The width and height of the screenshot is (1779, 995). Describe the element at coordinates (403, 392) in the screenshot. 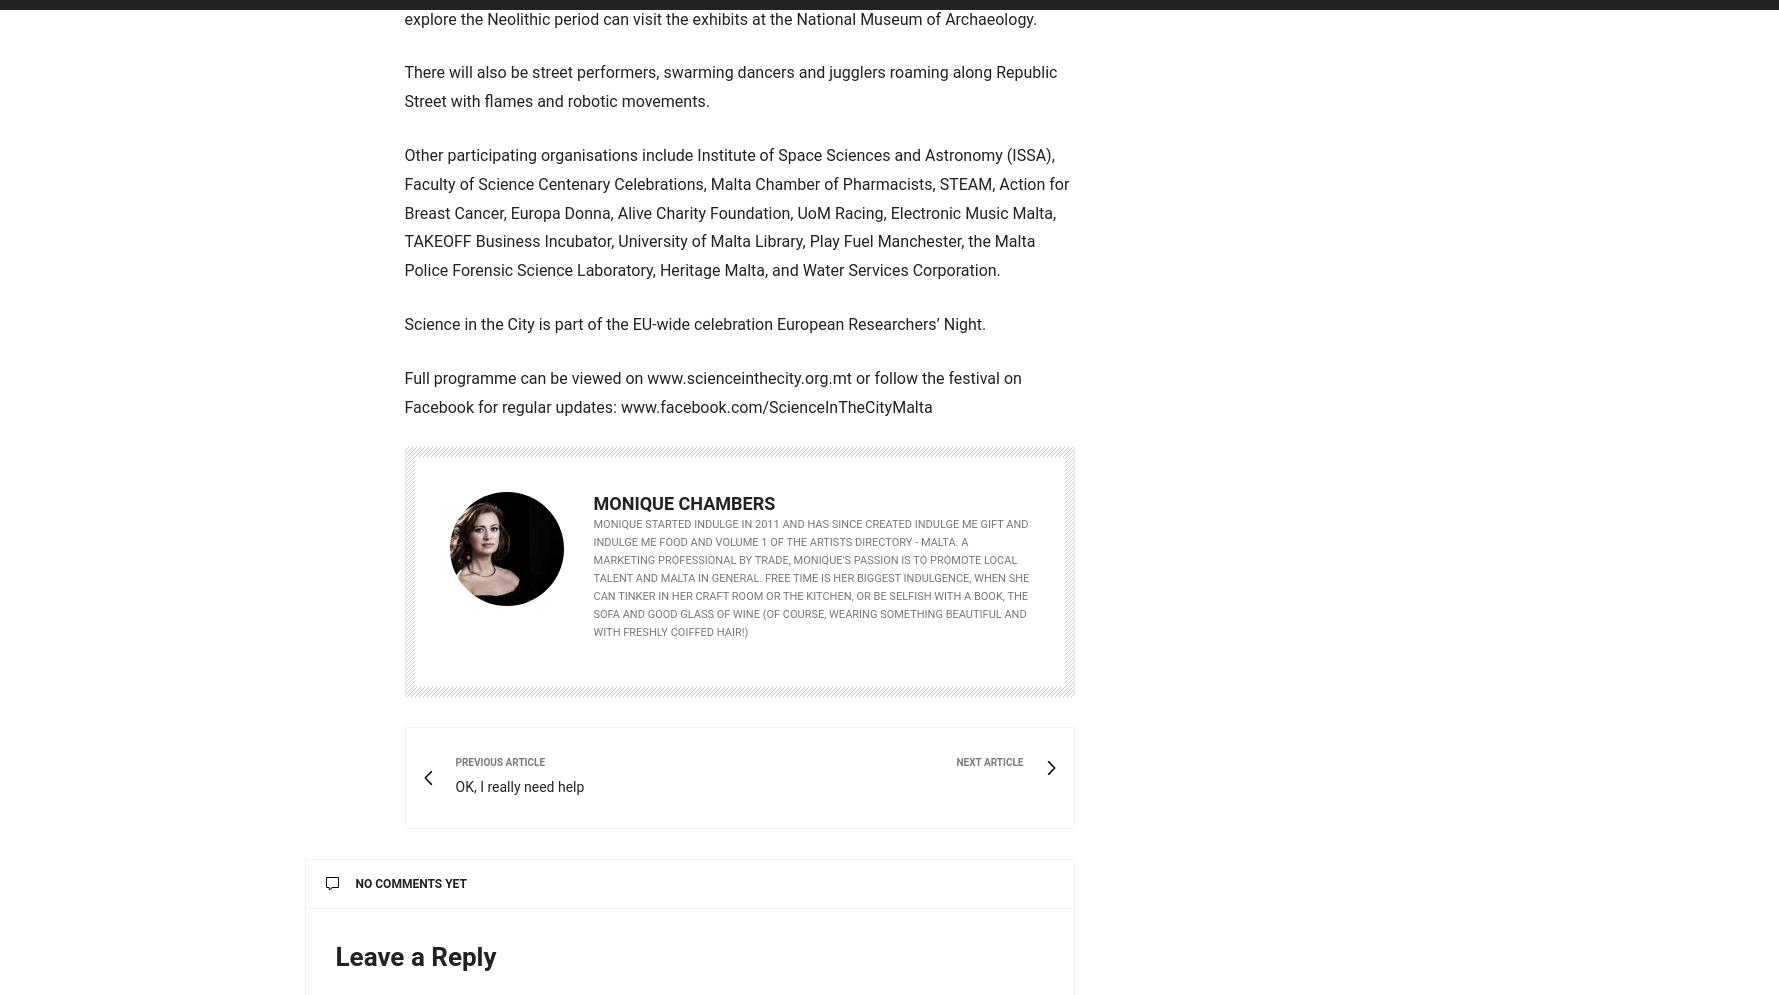

I see `'Full programme can be viewed on www.scienceinthecity.org.mt or follow the festival on Facebook for regular updates: www.facebook.com/ScienceInTheCityMalta'` at that location.